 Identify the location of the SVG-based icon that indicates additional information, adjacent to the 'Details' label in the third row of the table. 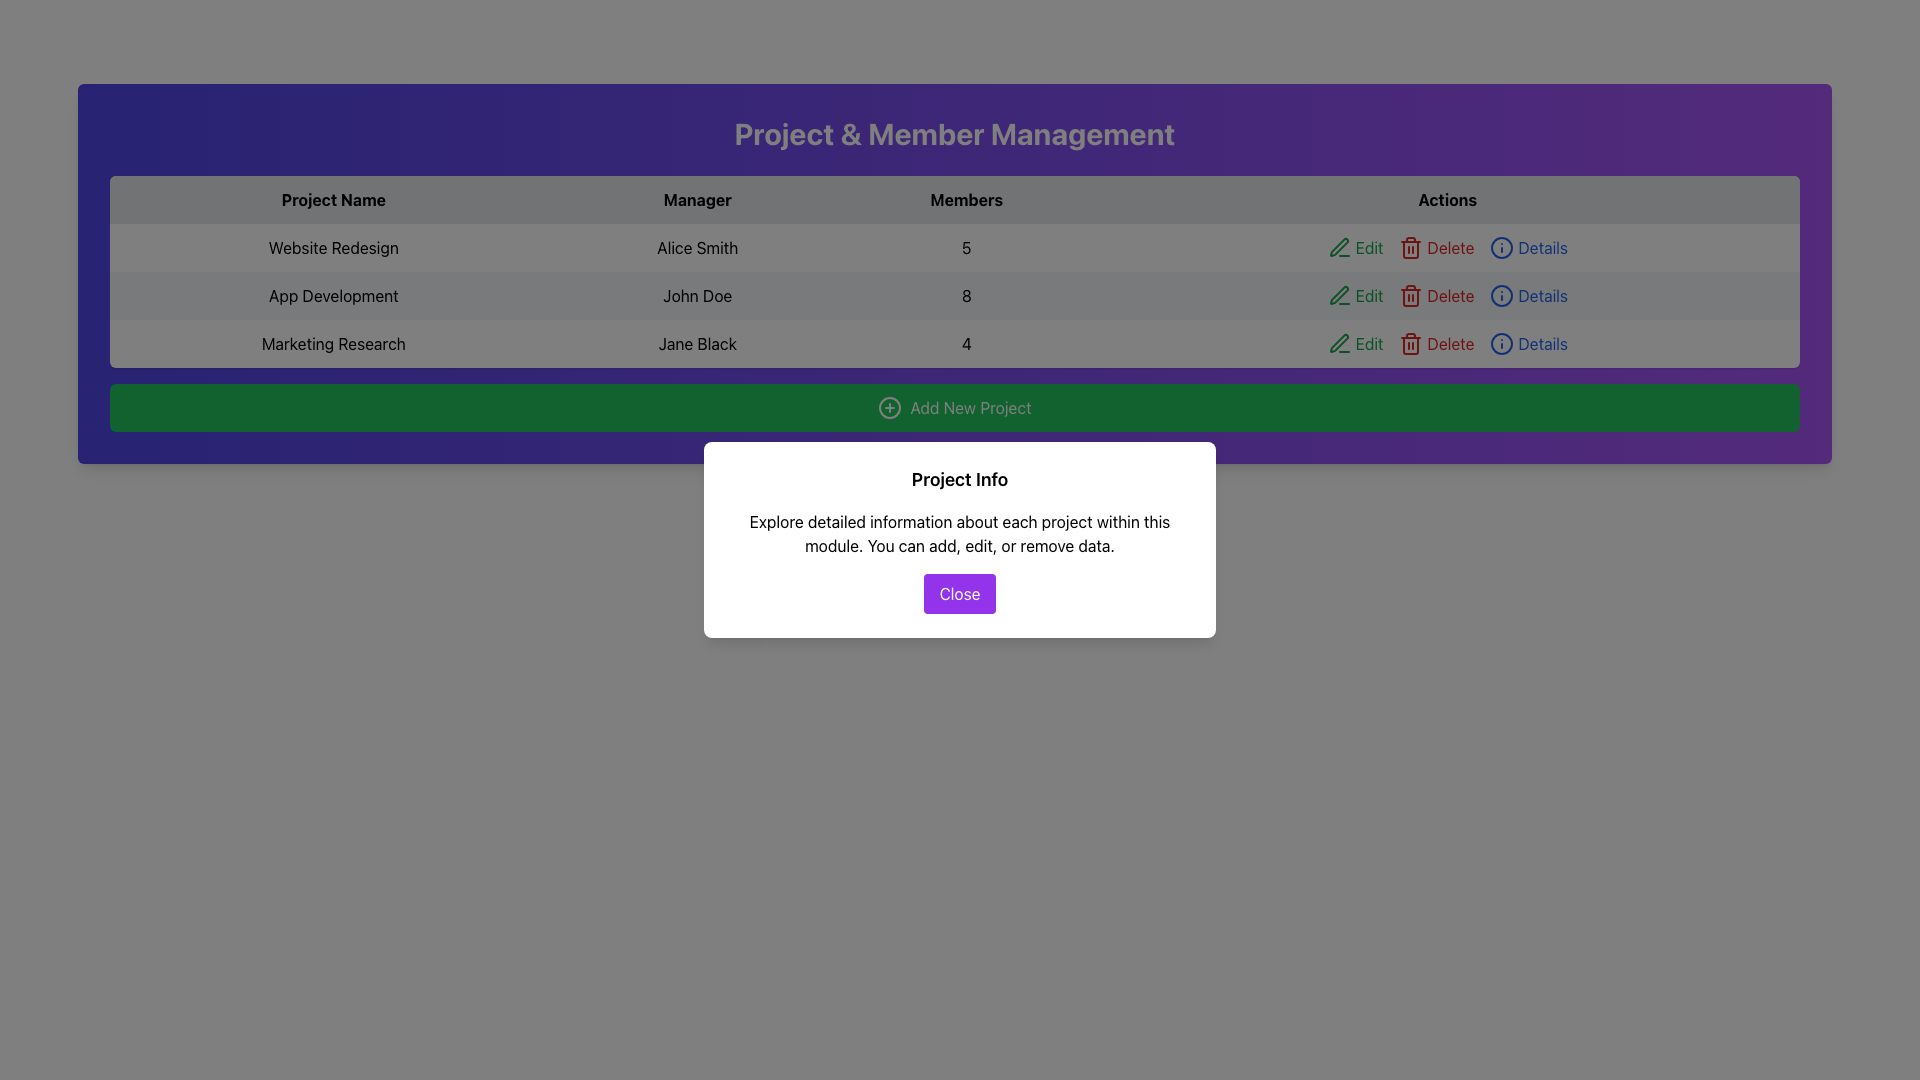
(1502, 246).